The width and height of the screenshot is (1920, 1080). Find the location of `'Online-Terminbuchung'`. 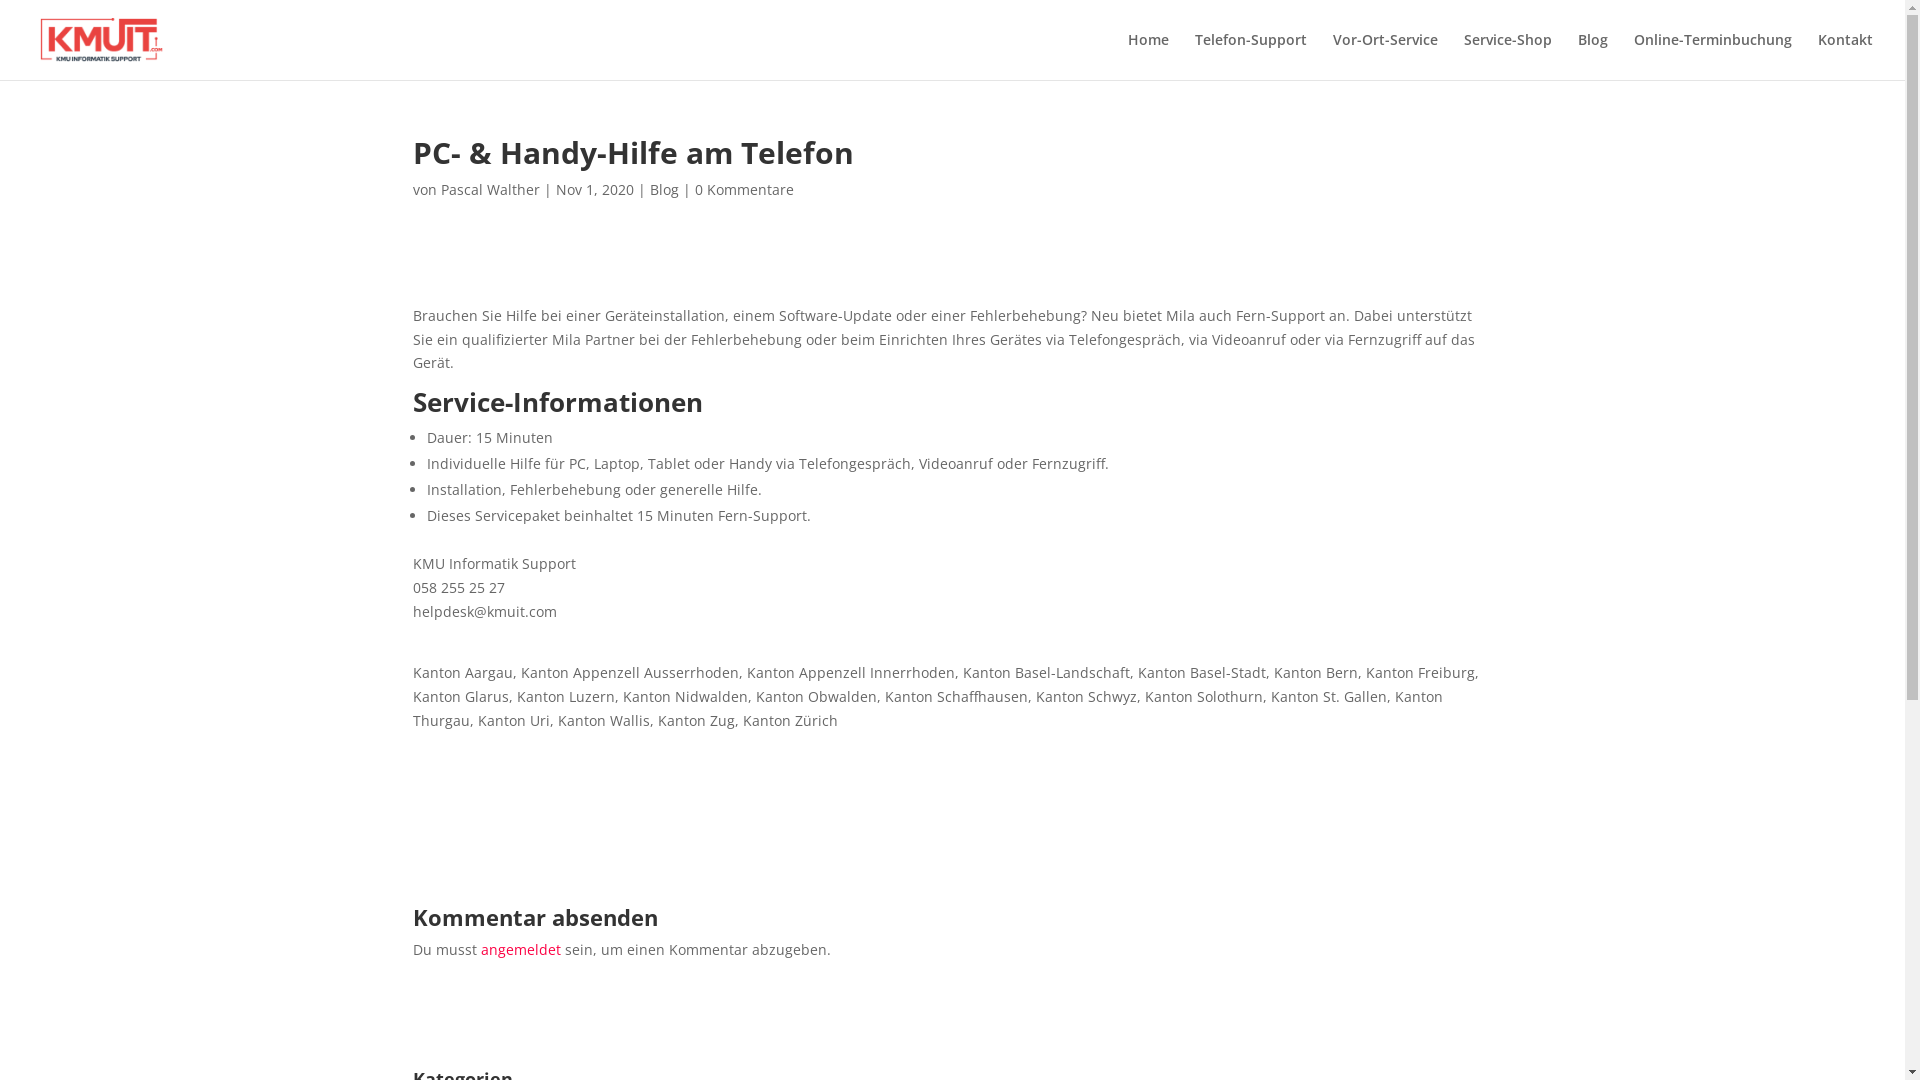

'Online-Terminbuchung' is located at coordinates (1712, 55).